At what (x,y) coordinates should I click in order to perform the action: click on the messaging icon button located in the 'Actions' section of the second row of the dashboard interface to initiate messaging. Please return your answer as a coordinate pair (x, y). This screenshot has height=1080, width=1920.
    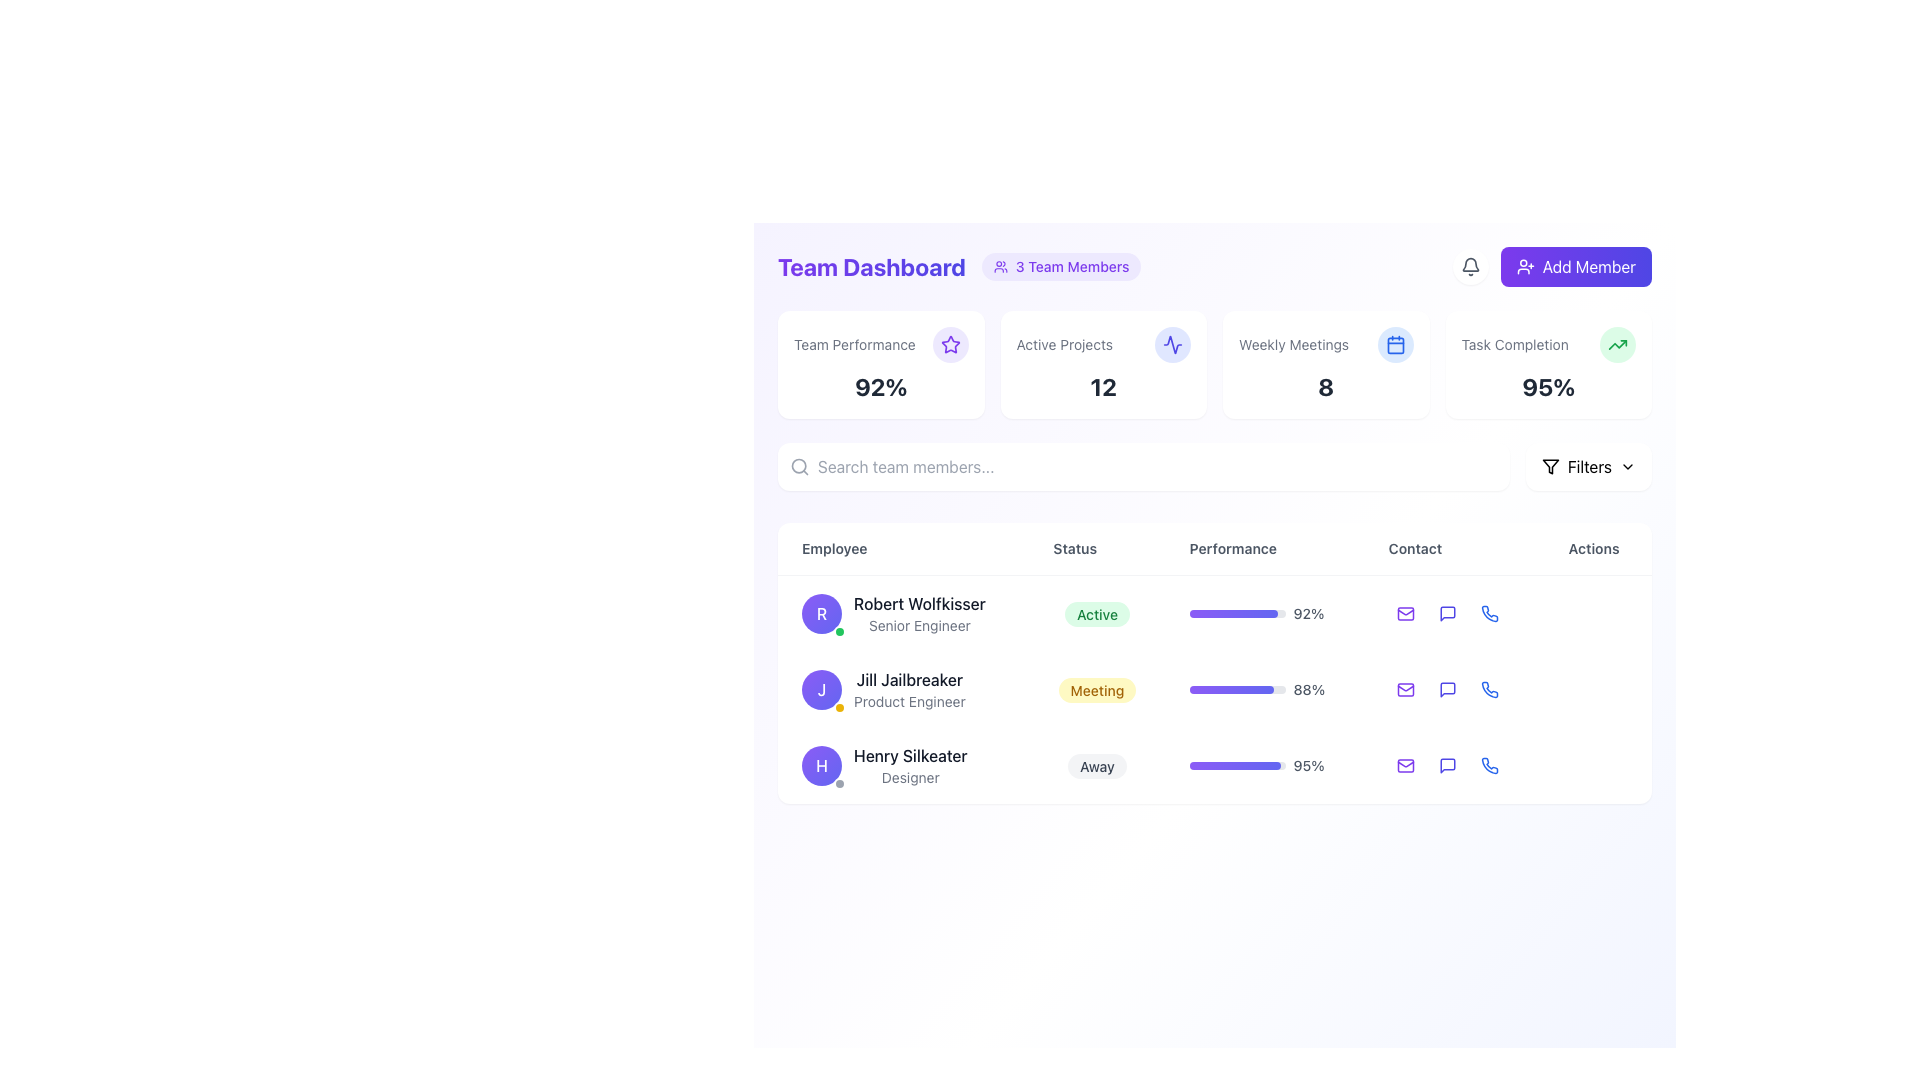
    Looking at the image, I should click on (1447, 689).